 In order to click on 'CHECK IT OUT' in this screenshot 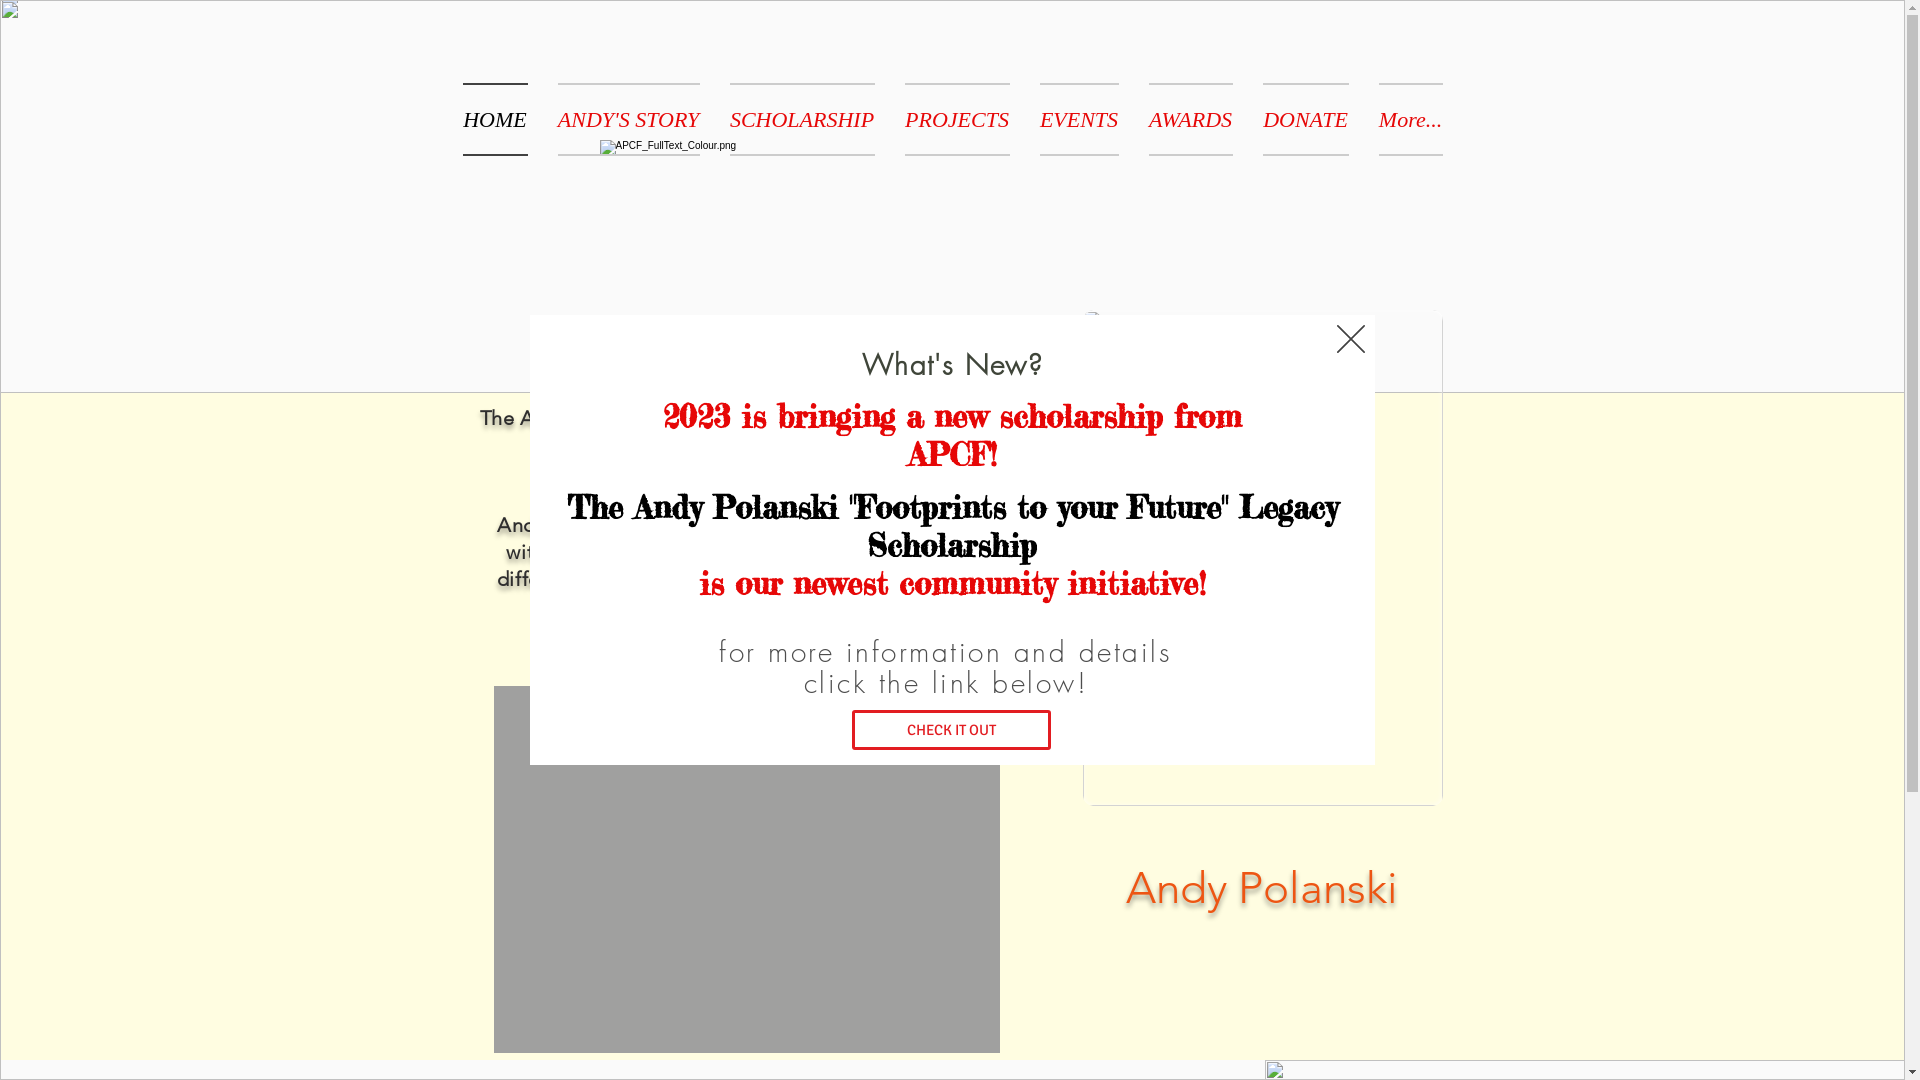, I will do `click(950, 729)`.